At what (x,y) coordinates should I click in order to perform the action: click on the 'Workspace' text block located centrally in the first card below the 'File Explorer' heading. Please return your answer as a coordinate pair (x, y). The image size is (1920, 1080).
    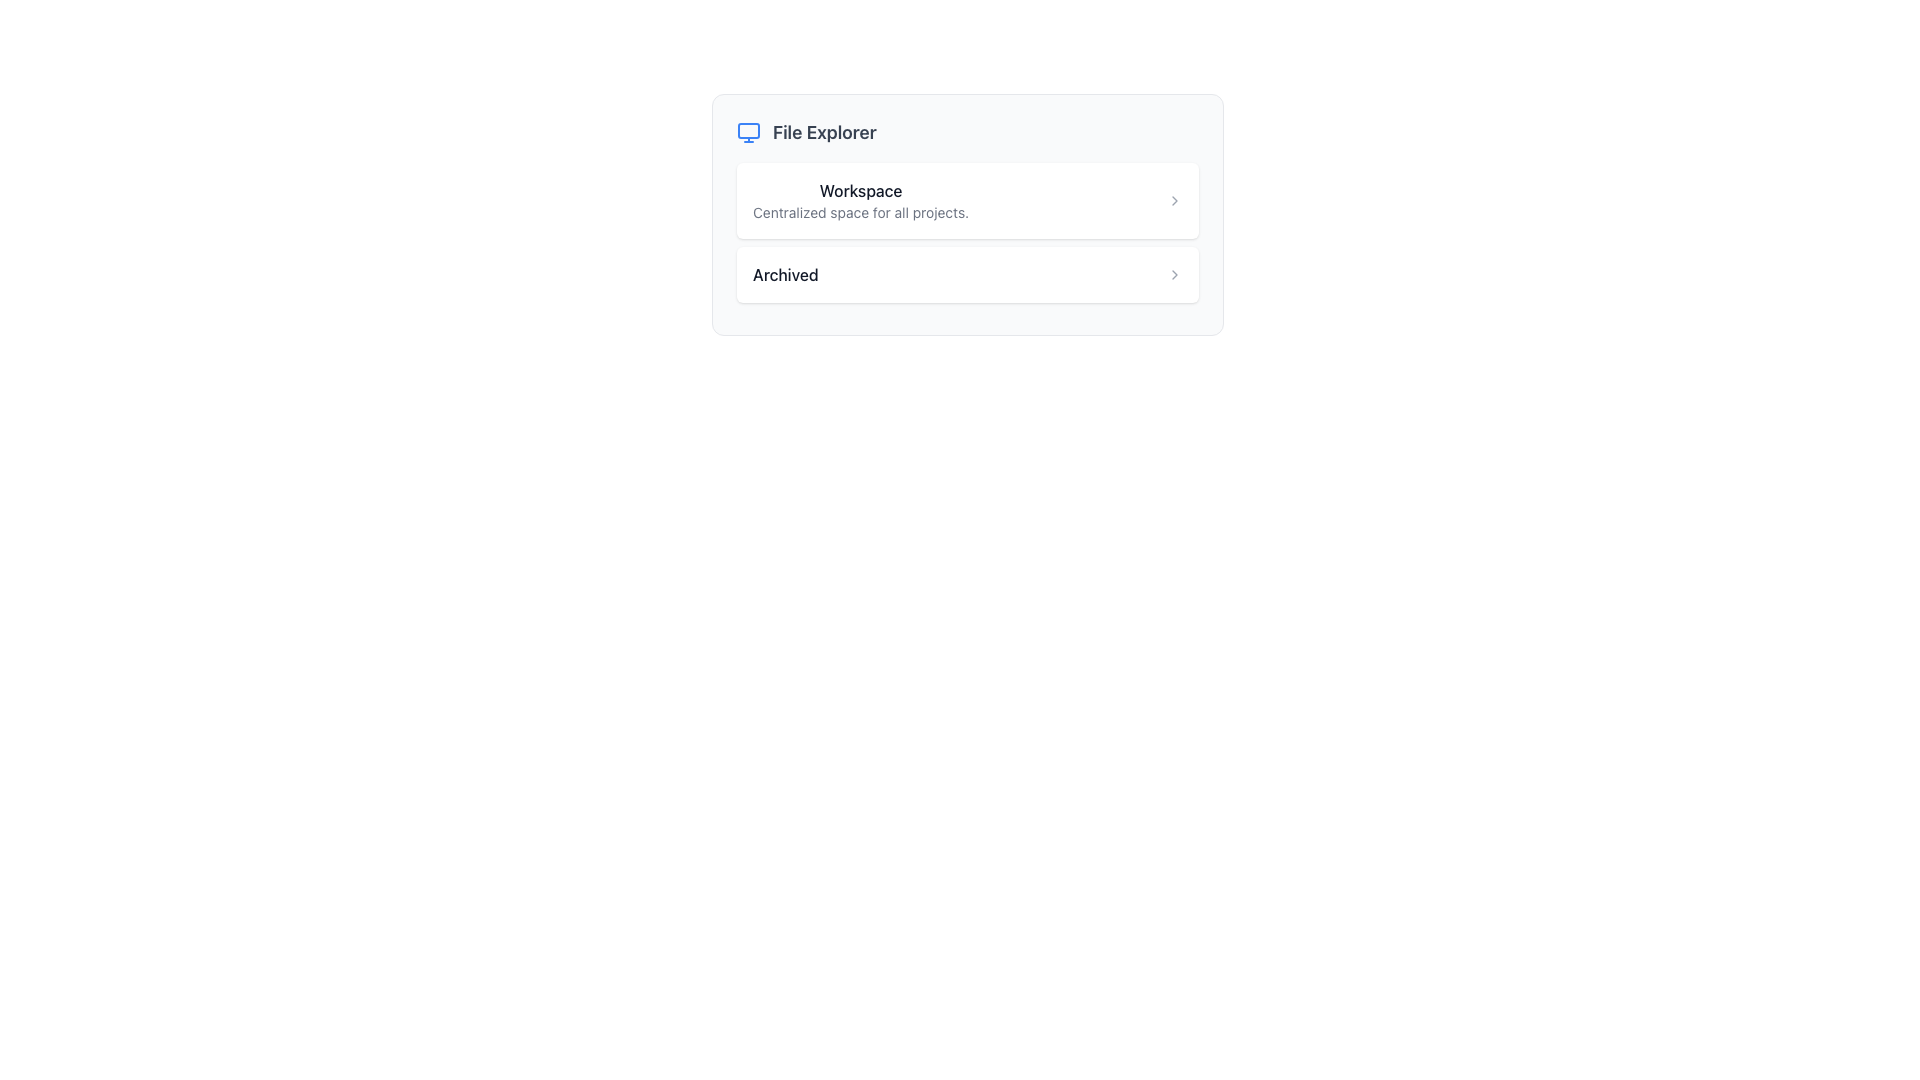
    Looking at the image, I should click on (861, 200).